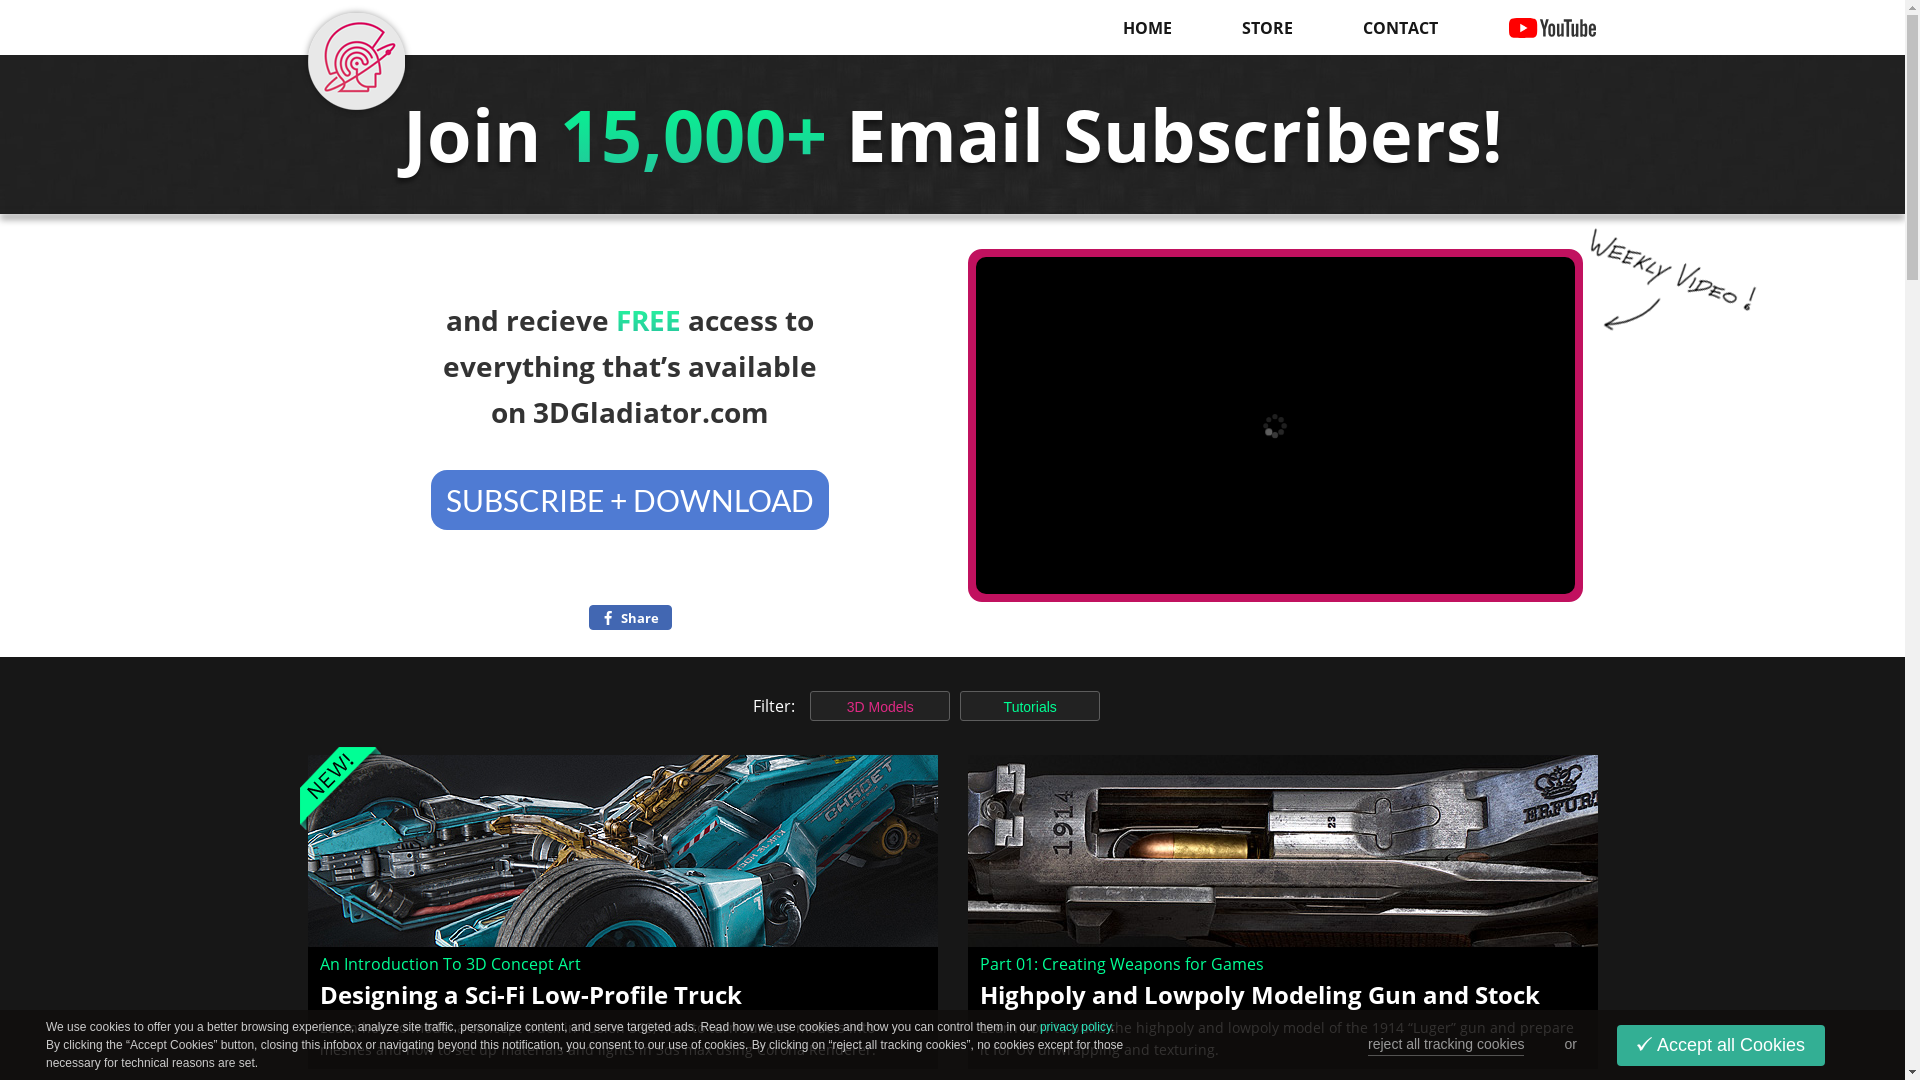 Image resolution: width=1920 pixels, height=1080 pixels. I want to click on 'Tutorials', so click(960, 704).